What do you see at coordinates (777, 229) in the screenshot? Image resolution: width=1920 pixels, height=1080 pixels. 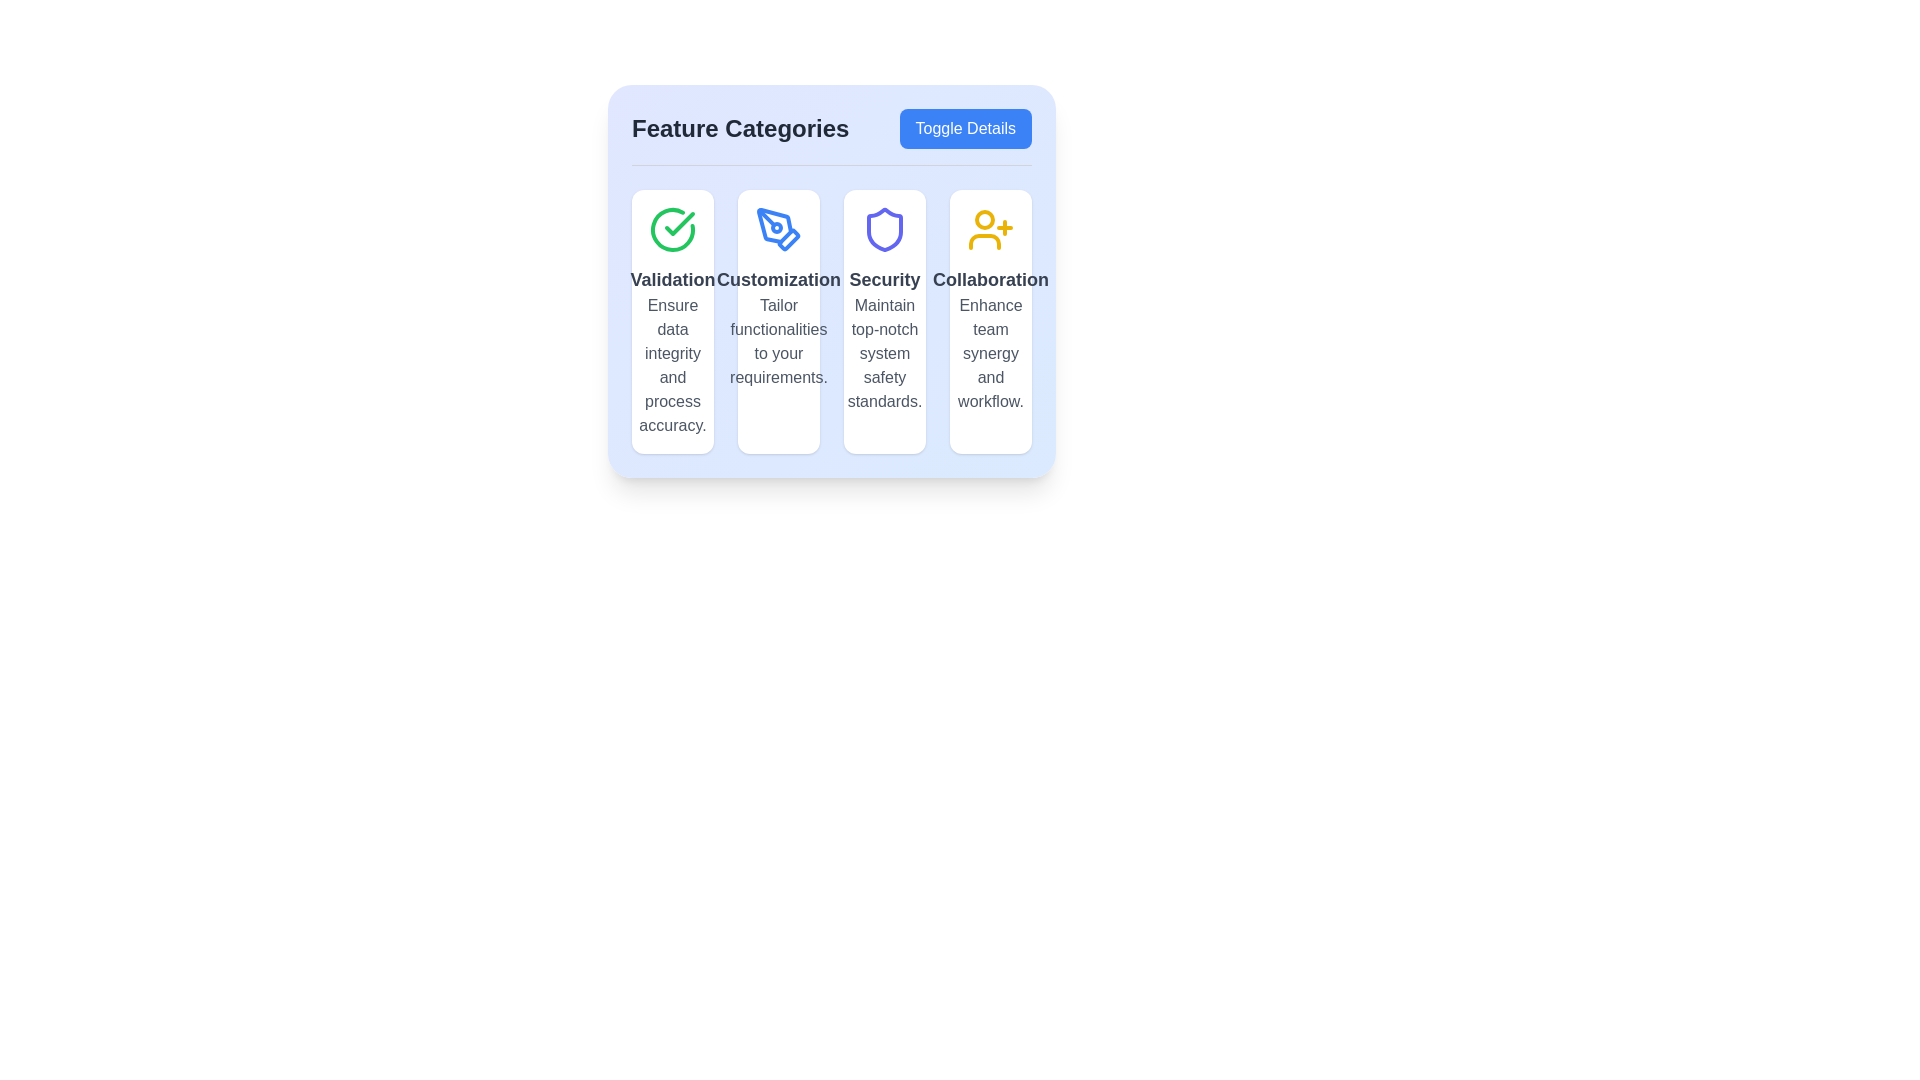 I see `the blue pen tool icon located at the top-center of the 'Customization' card` at bounding box center [777, 229].